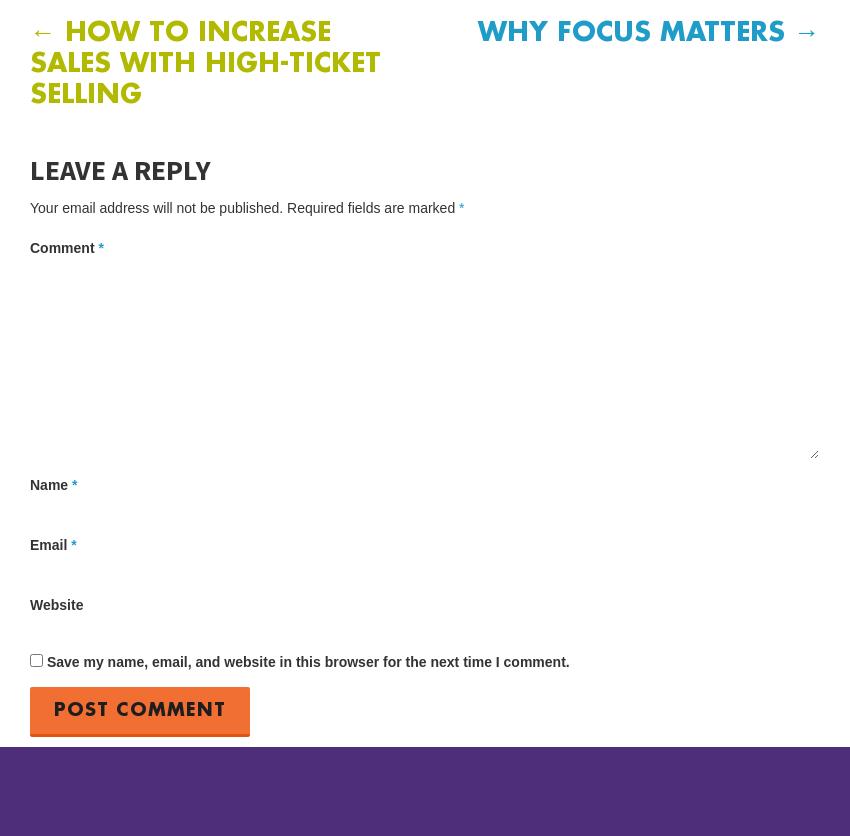 The image size is (850, 836). I want to click on 'Required fields are marked', so click(371, 205).